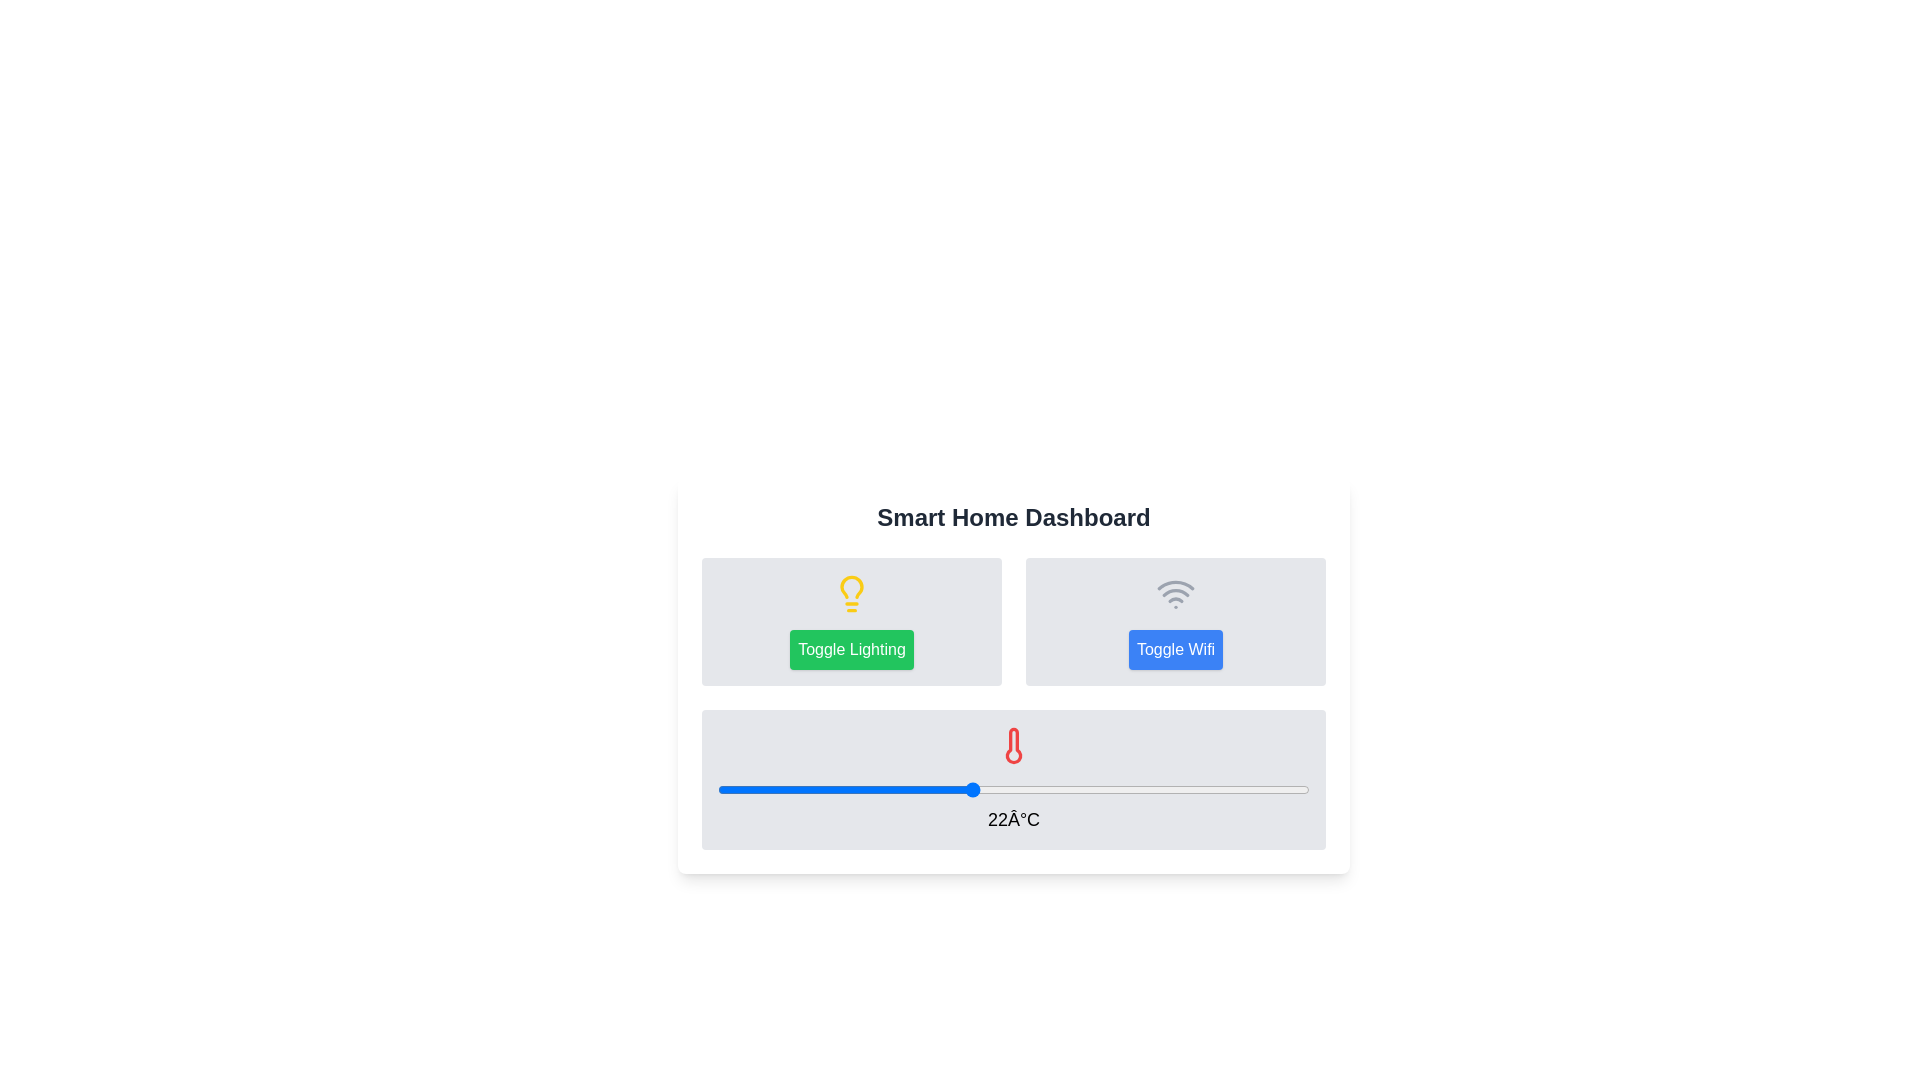 The height and width of the screenshot is (1080, 1920). Describe the element at coordinates (851, 593) in the screenshot. I see `the lightbulb-shaped icon with a yellow fill and outlined design, located above the 'Toggle Lighting' button` at that location.